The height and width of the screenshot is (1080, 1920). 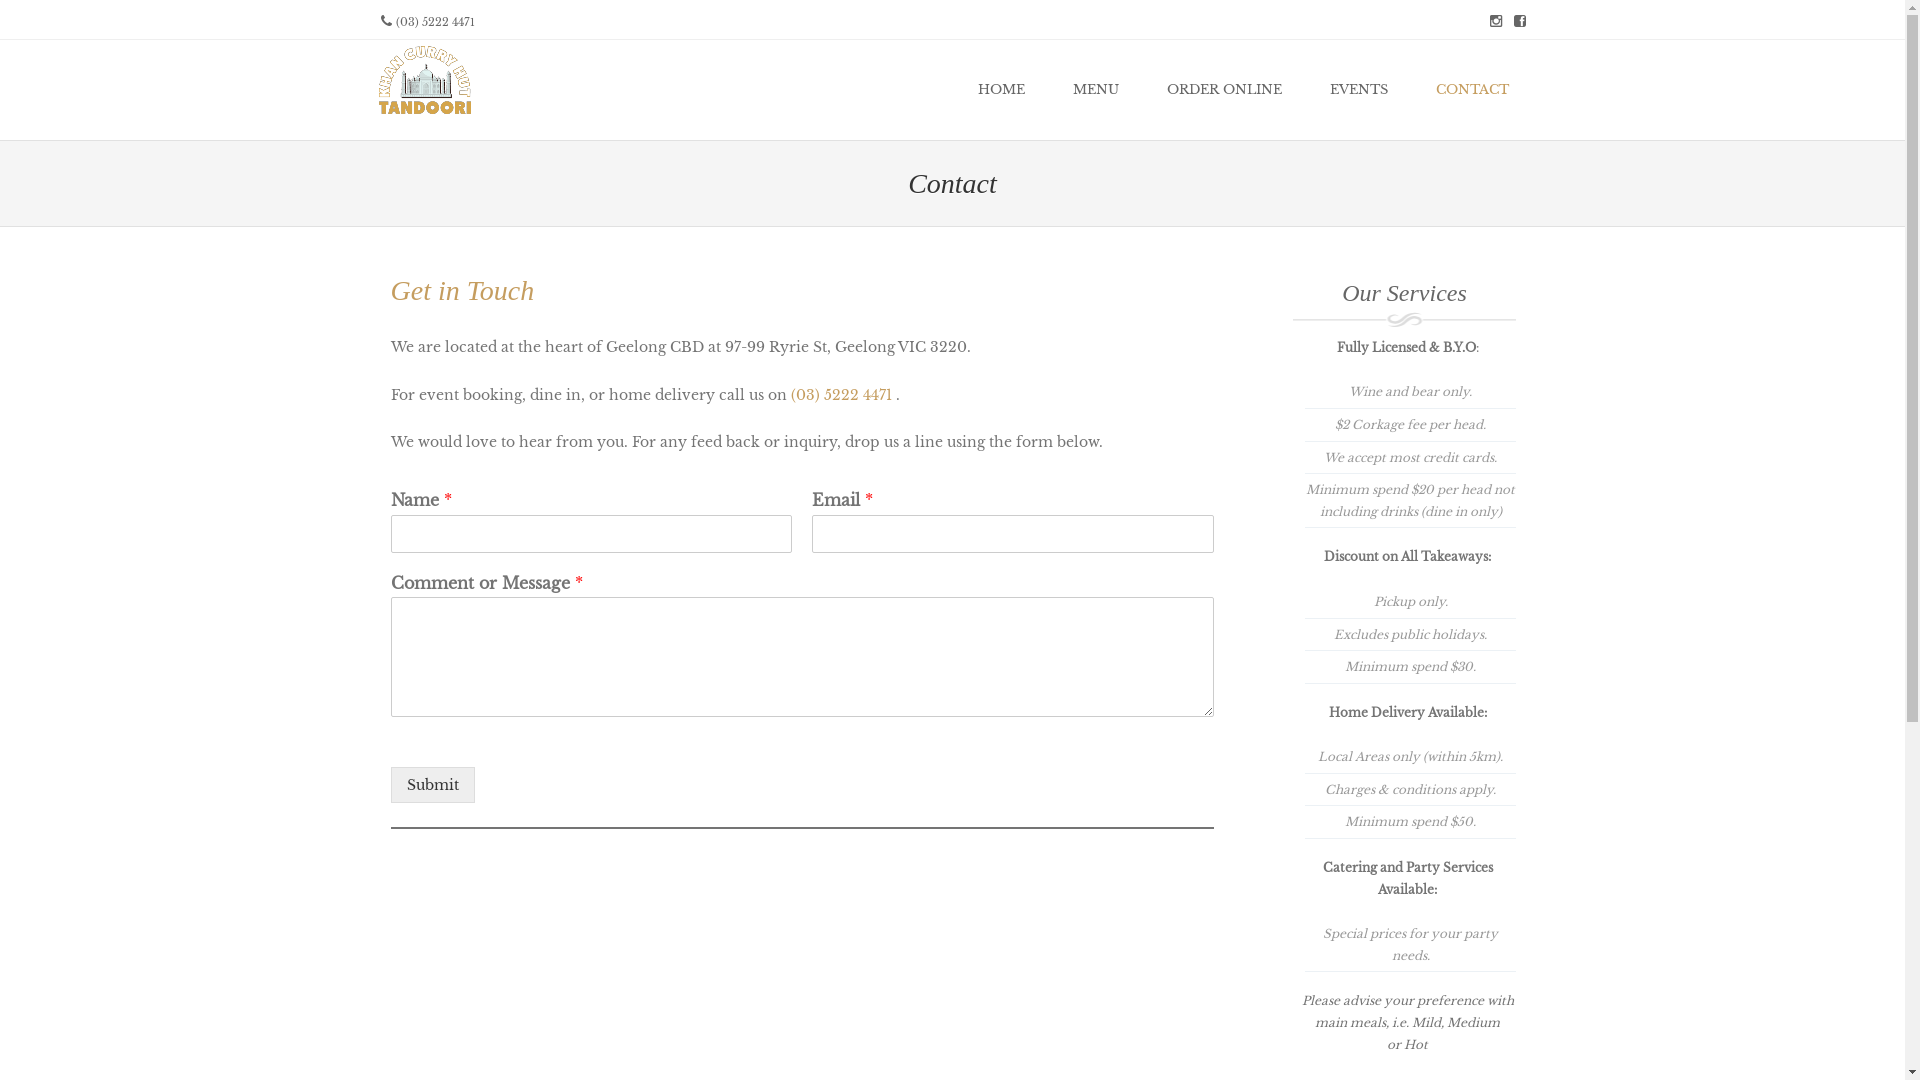 What do you see at coordinates (1001, 88) in the screenshot?
I see `'HOME'` at bounding box center [1001, 88].